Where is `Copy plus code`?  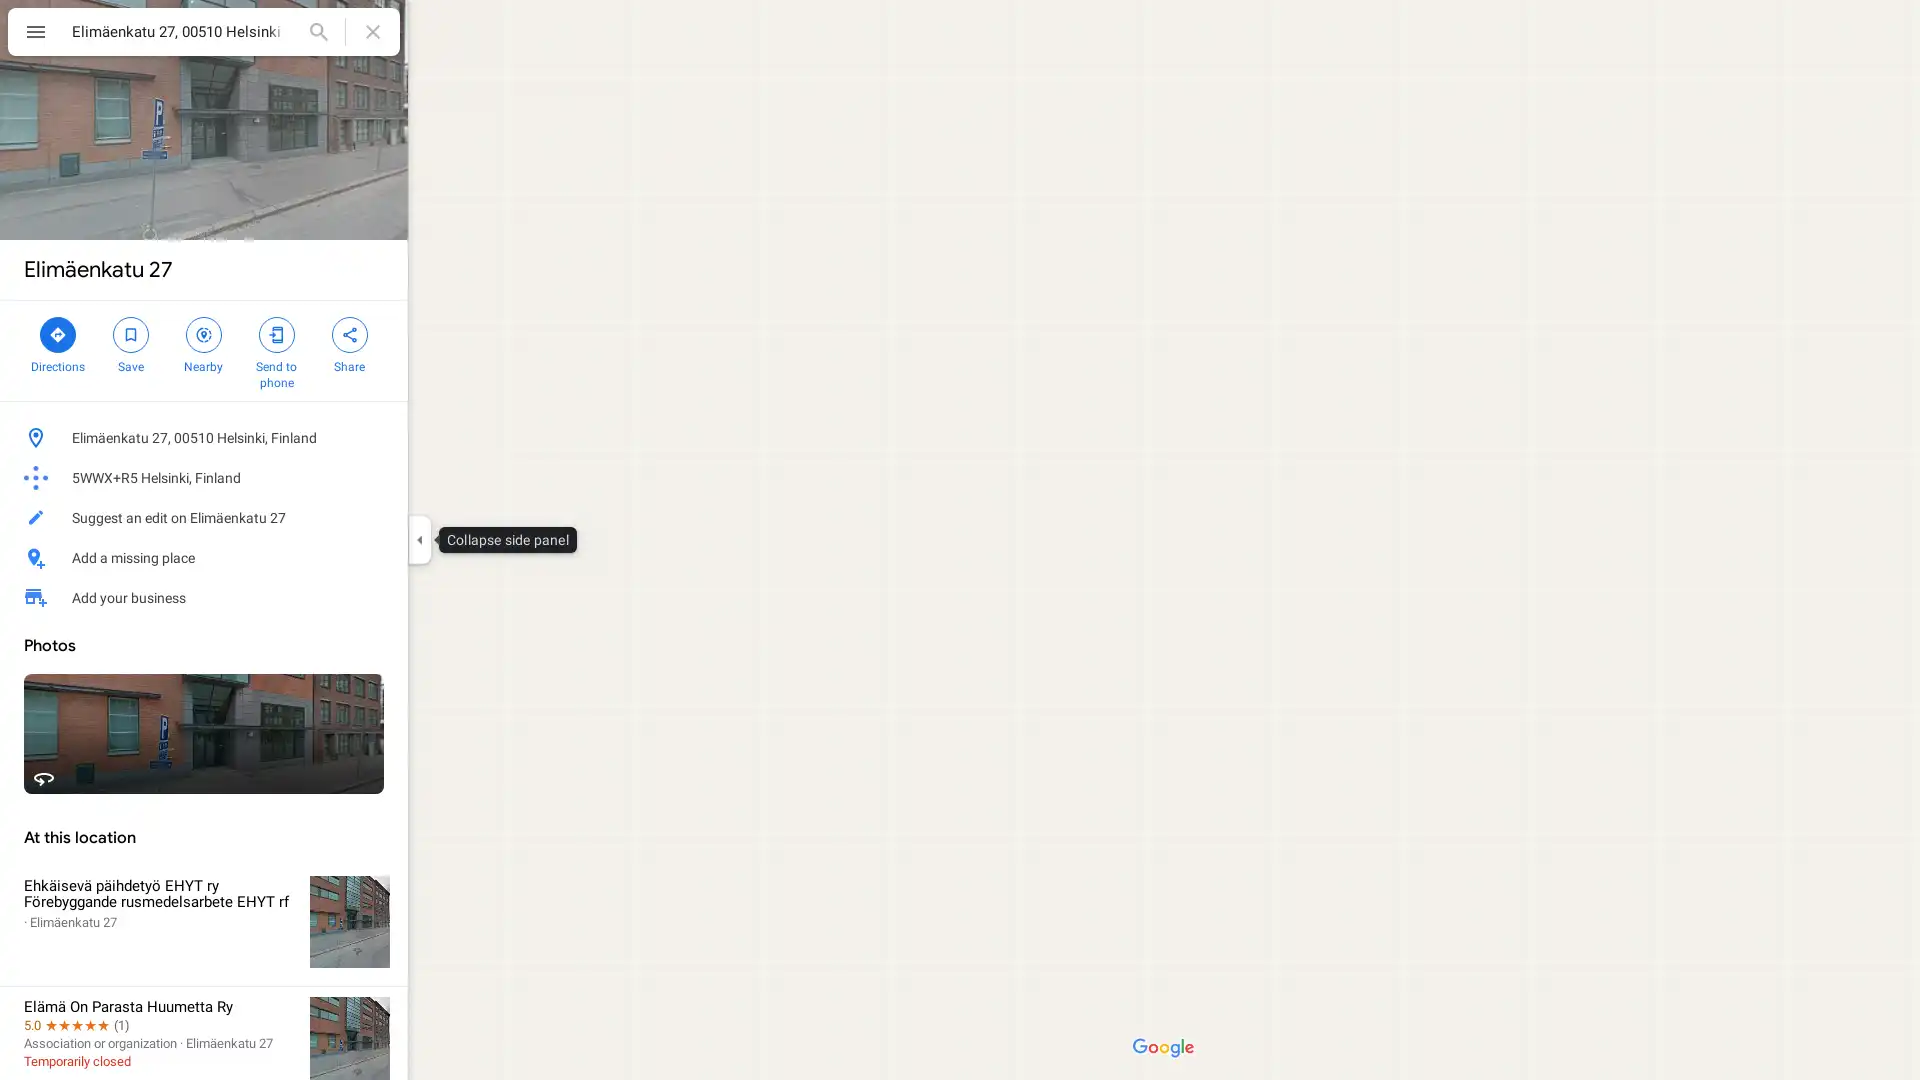
Copy plus code is located at coordinates (329, 478).